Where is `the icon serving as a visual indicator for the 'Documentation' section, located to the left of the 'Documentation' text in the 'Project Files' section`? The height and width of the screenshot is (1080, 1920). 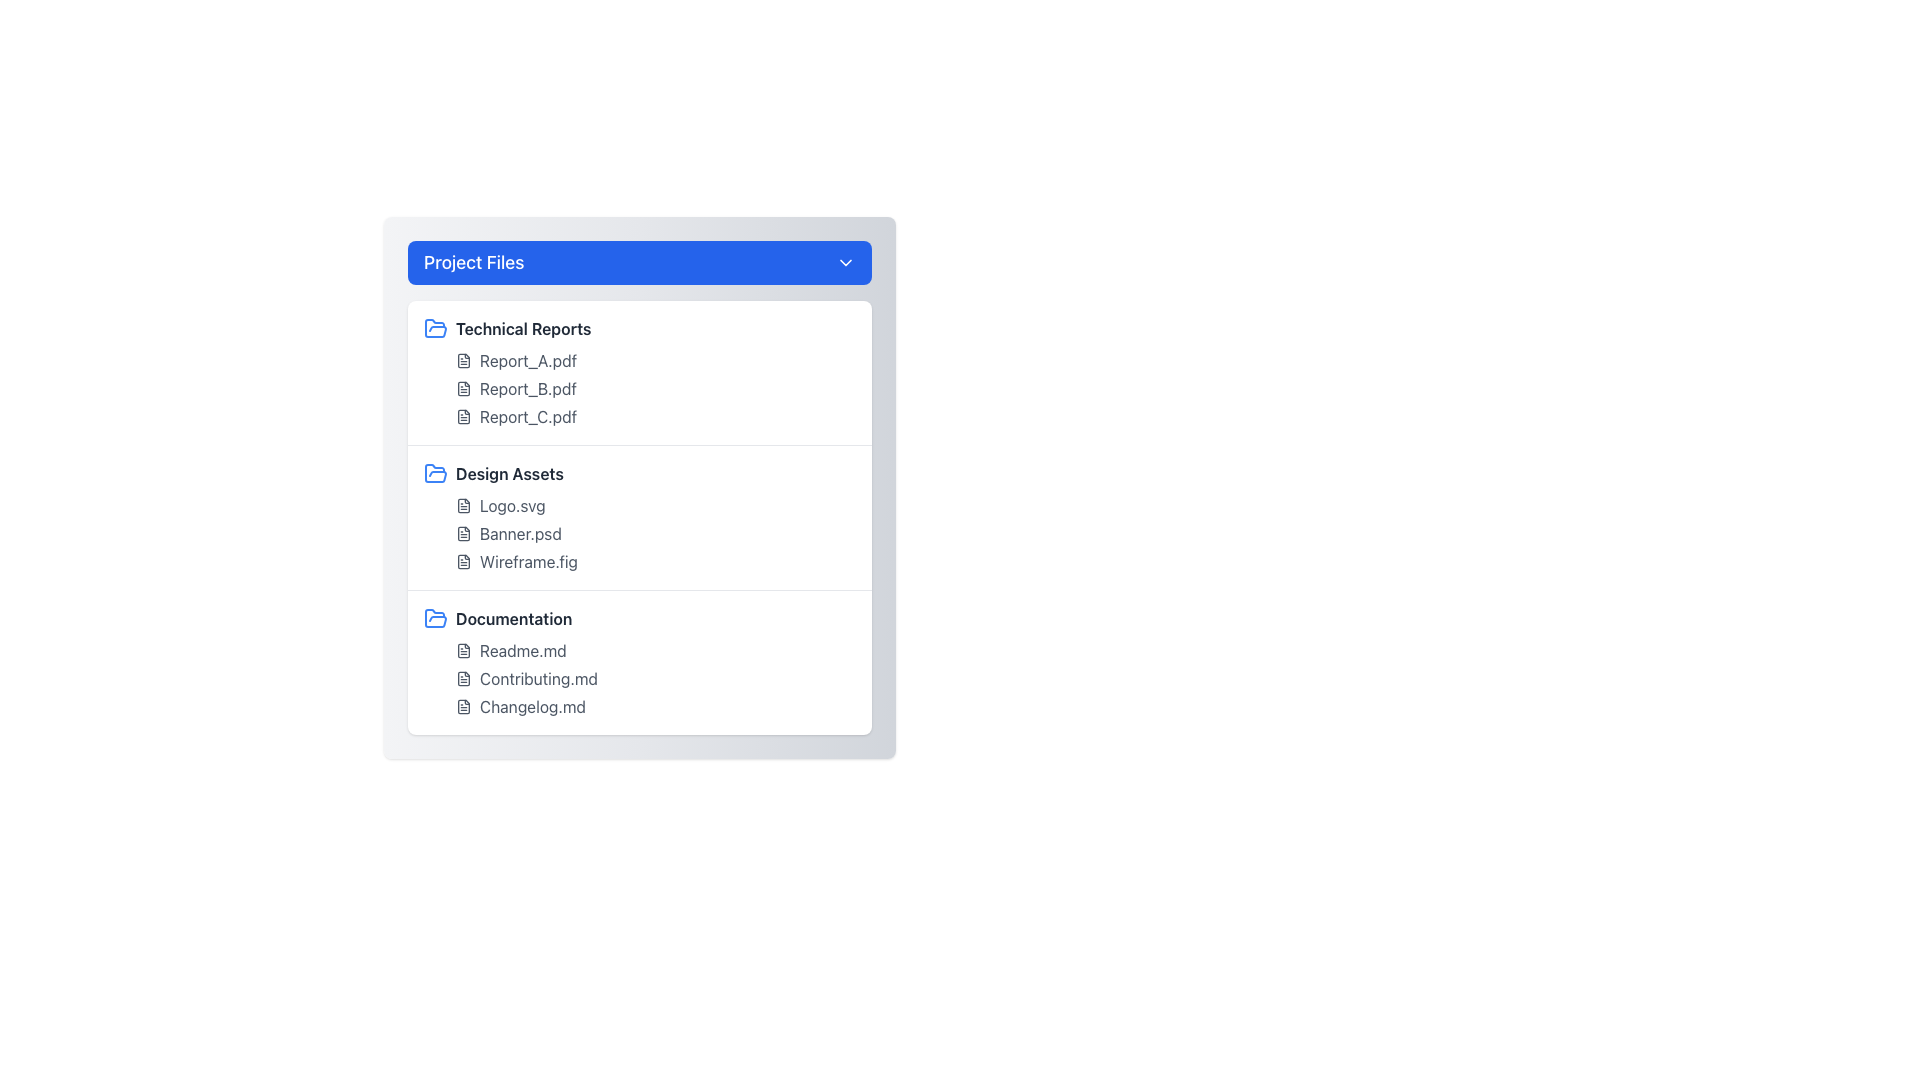
the icon serving as a visual indicator for the 'Documentation' section, located to the left of the 'Documentation' text in the 'Project Files' section is located at coordinates (435, 617).